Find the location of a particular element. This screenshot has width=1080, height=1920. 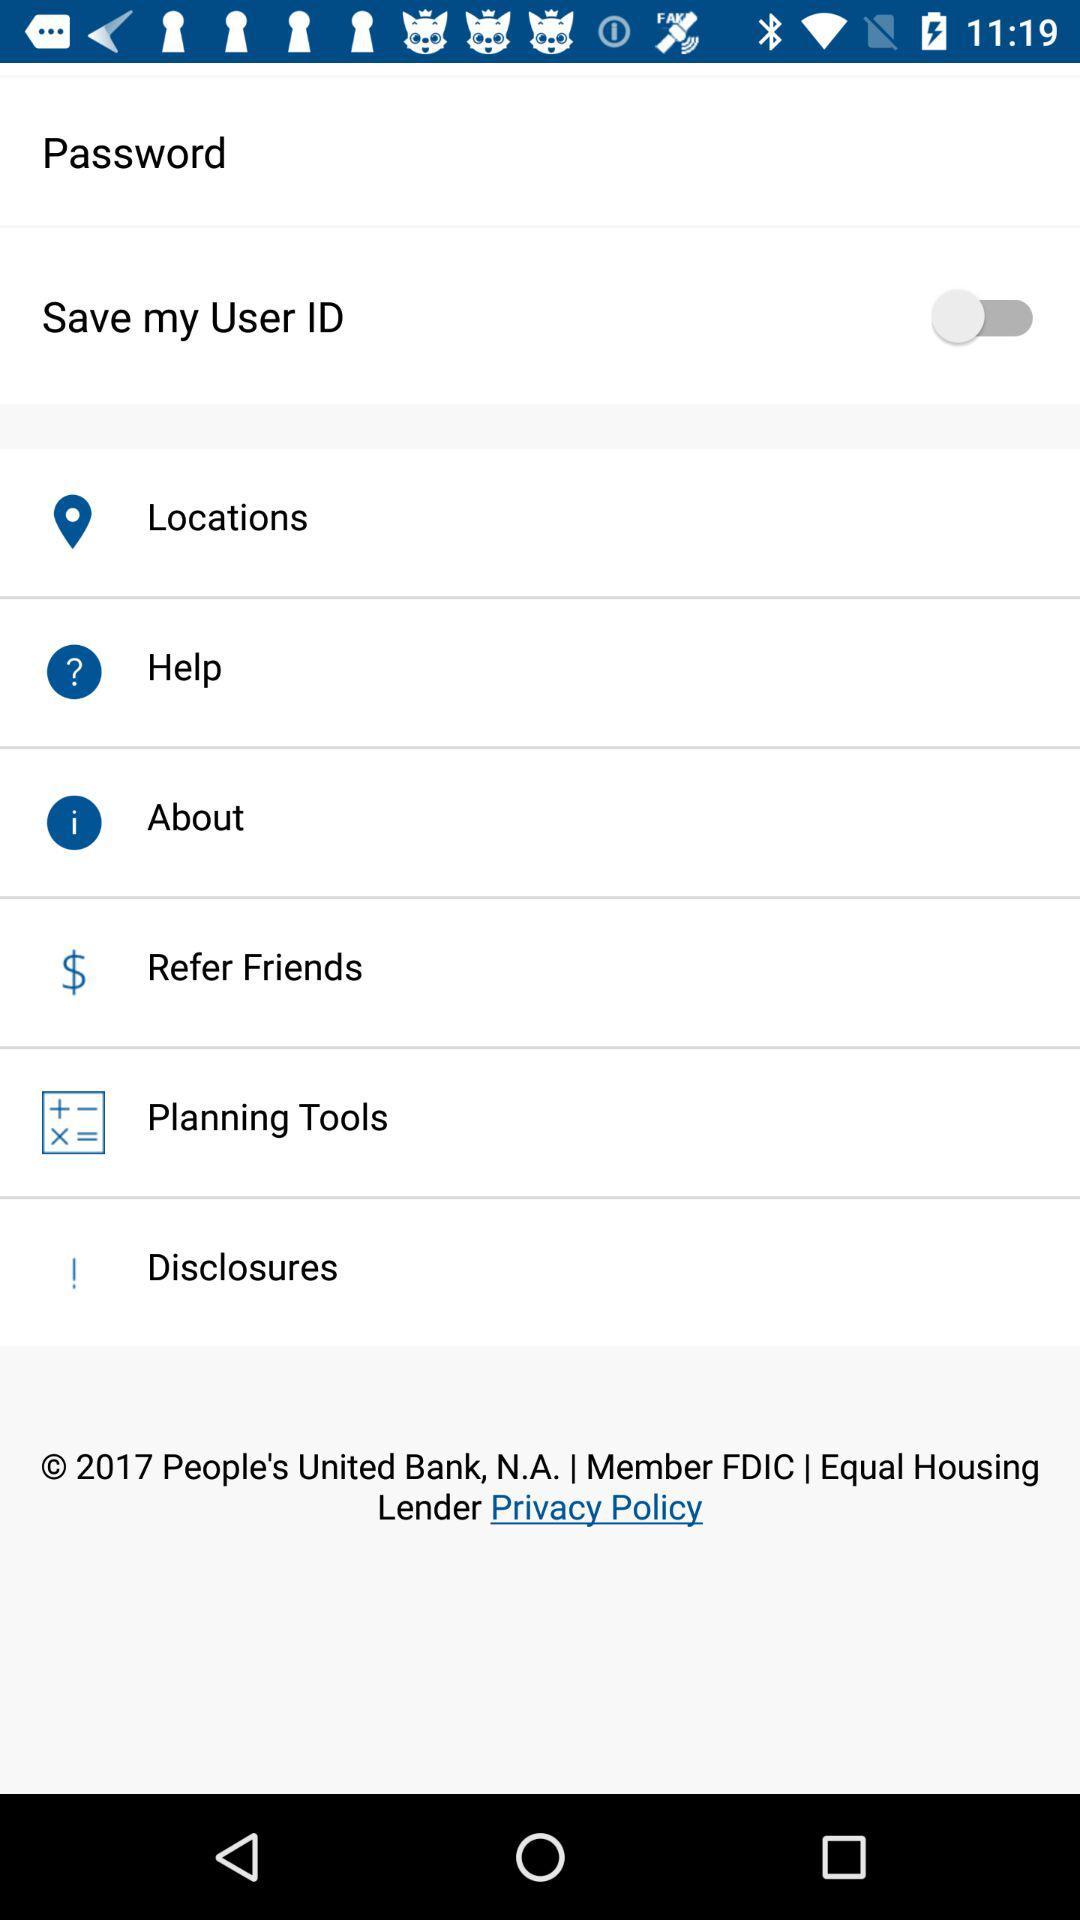

locations item is located at coordinates (206, 515).